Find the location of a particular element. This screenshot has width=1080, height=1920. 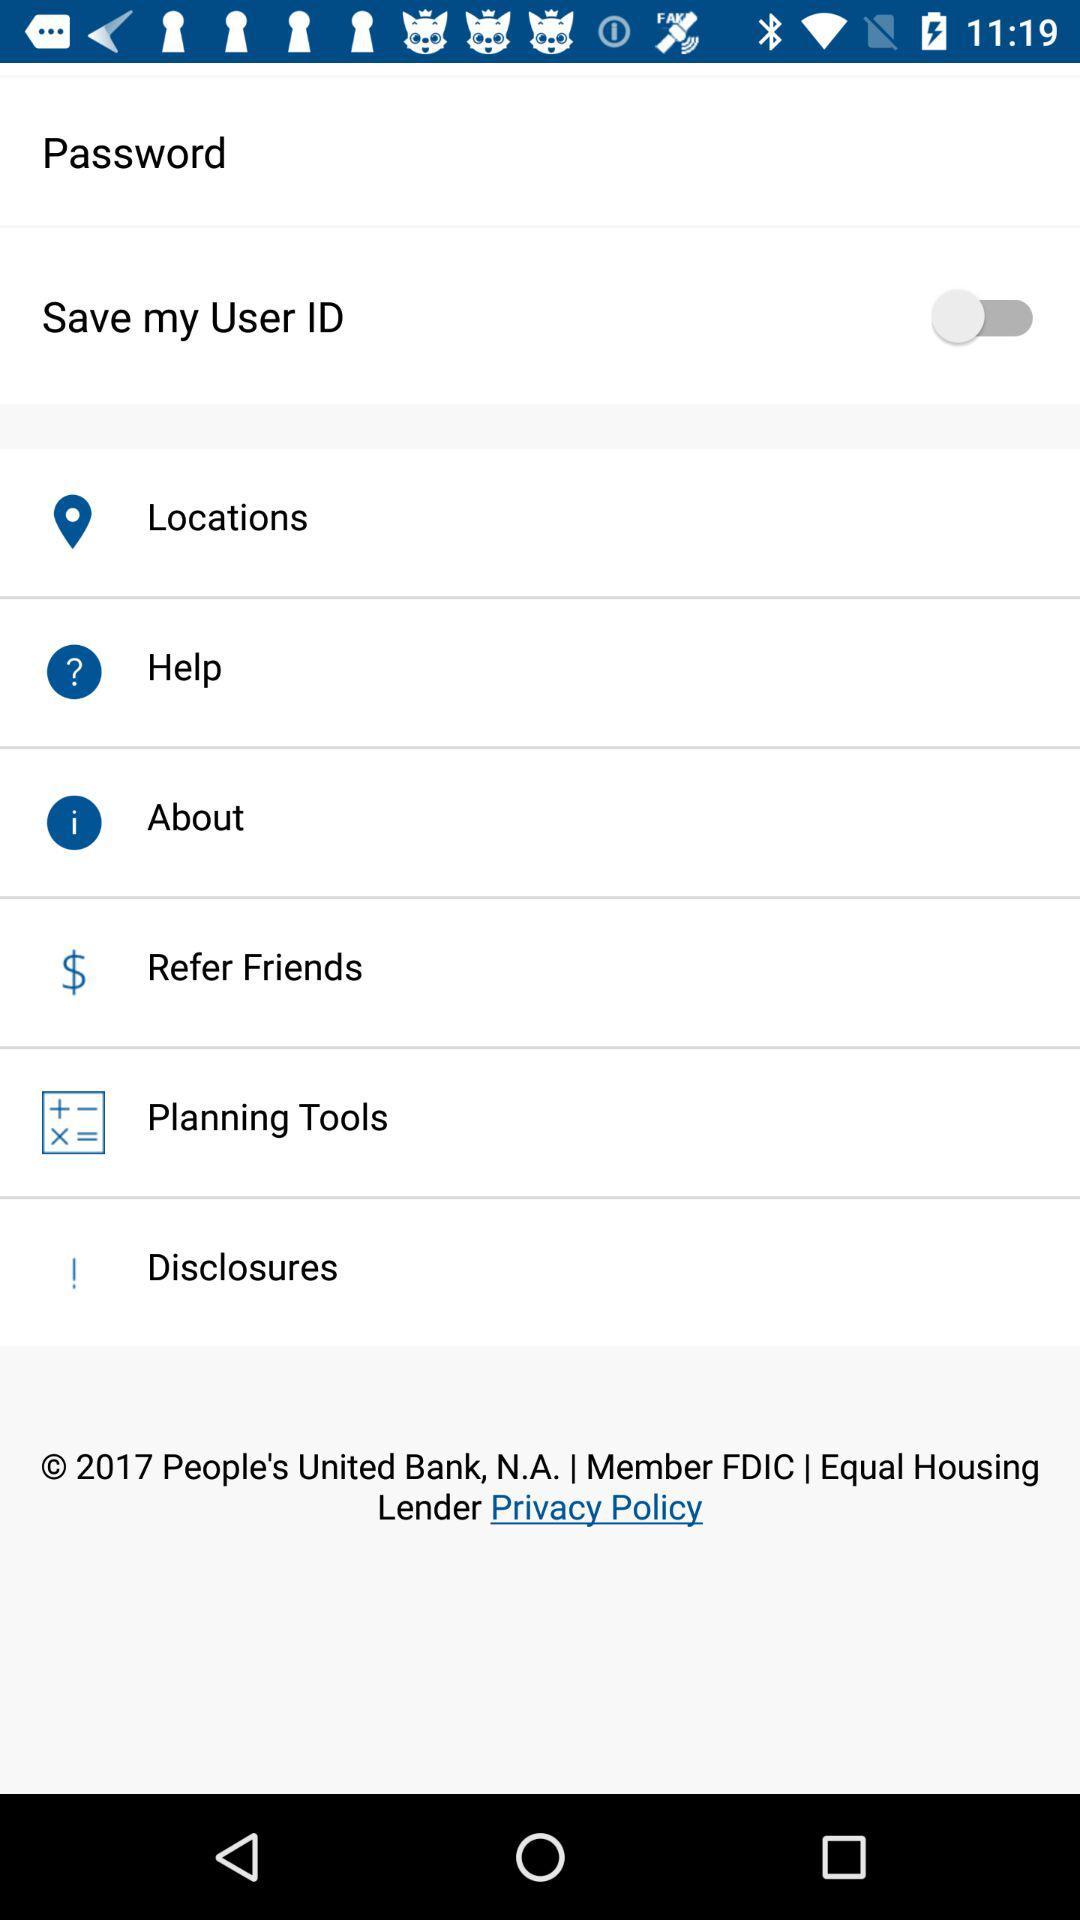

locations item is located at coordinates (206, 515).